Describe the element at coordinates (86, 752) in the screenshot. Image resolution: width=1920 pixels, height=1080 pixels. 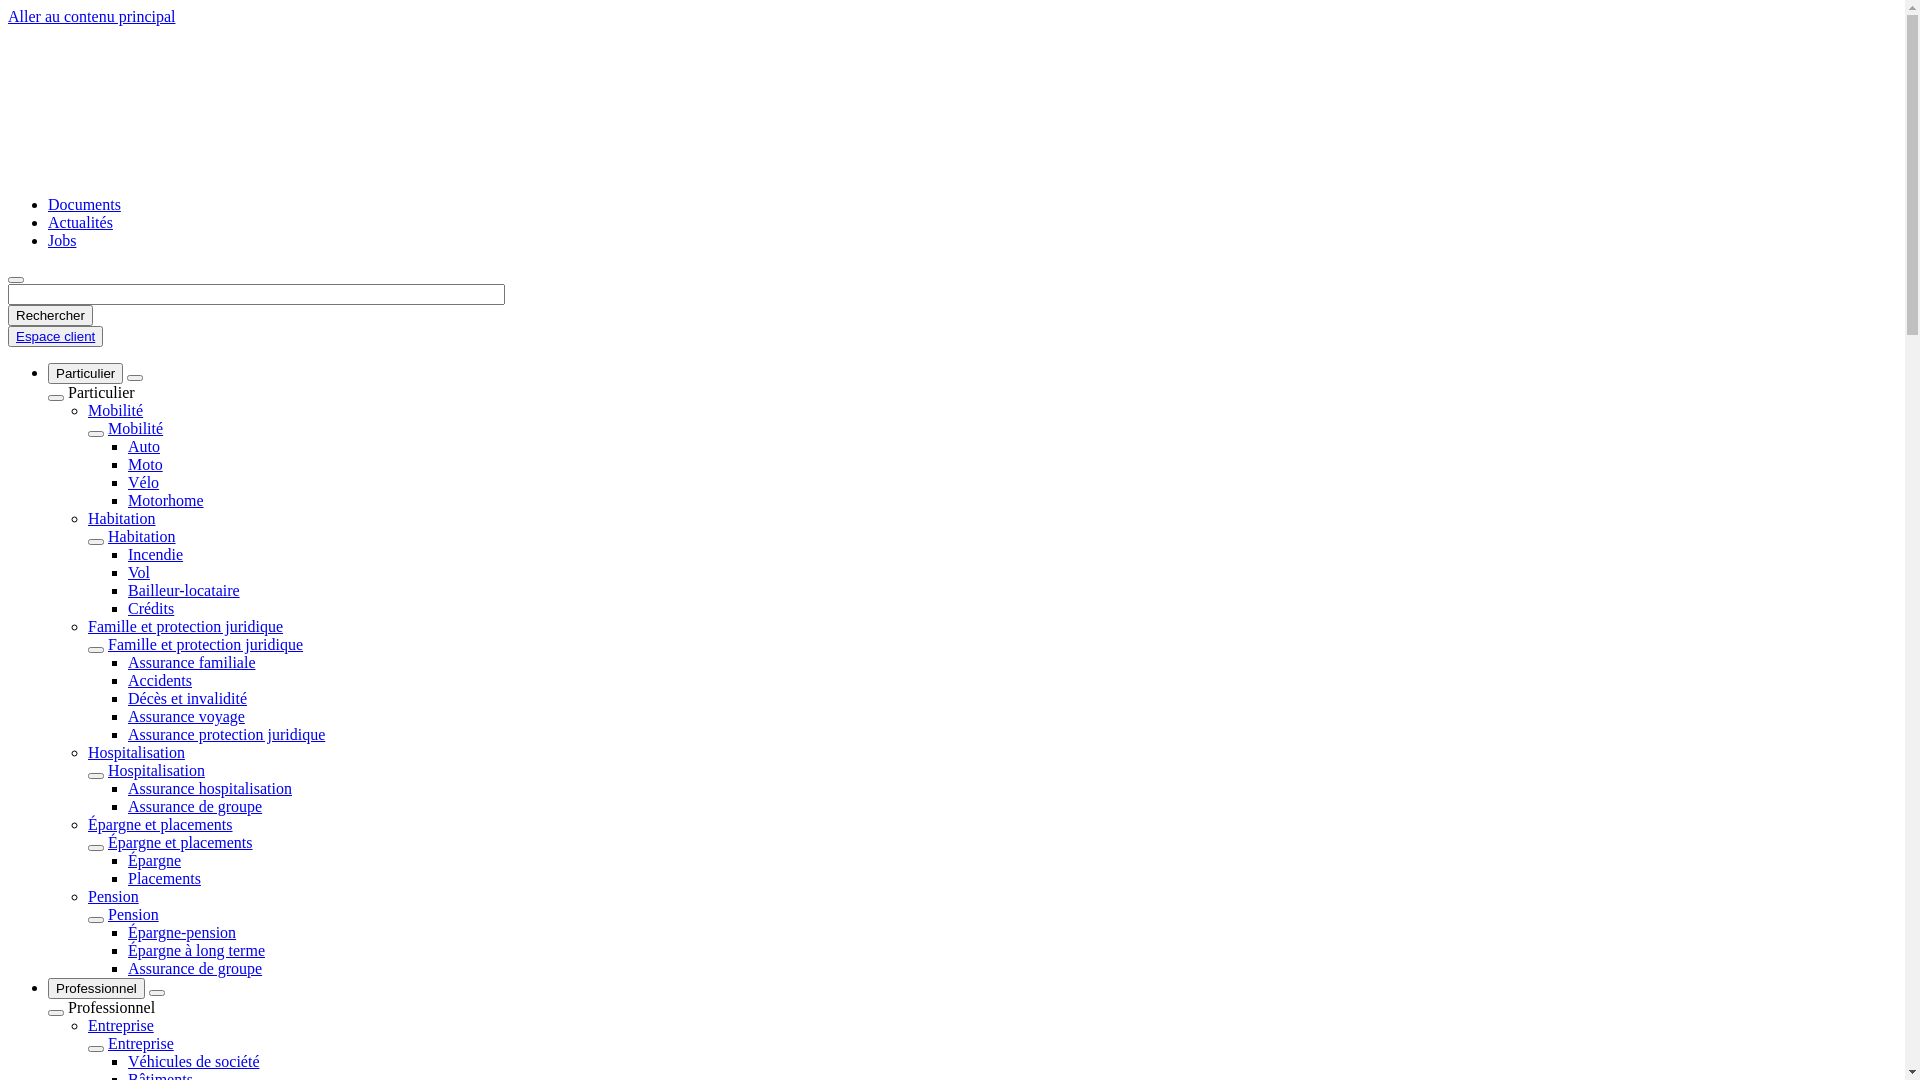
I see `'Hospitalisation'` at that location.